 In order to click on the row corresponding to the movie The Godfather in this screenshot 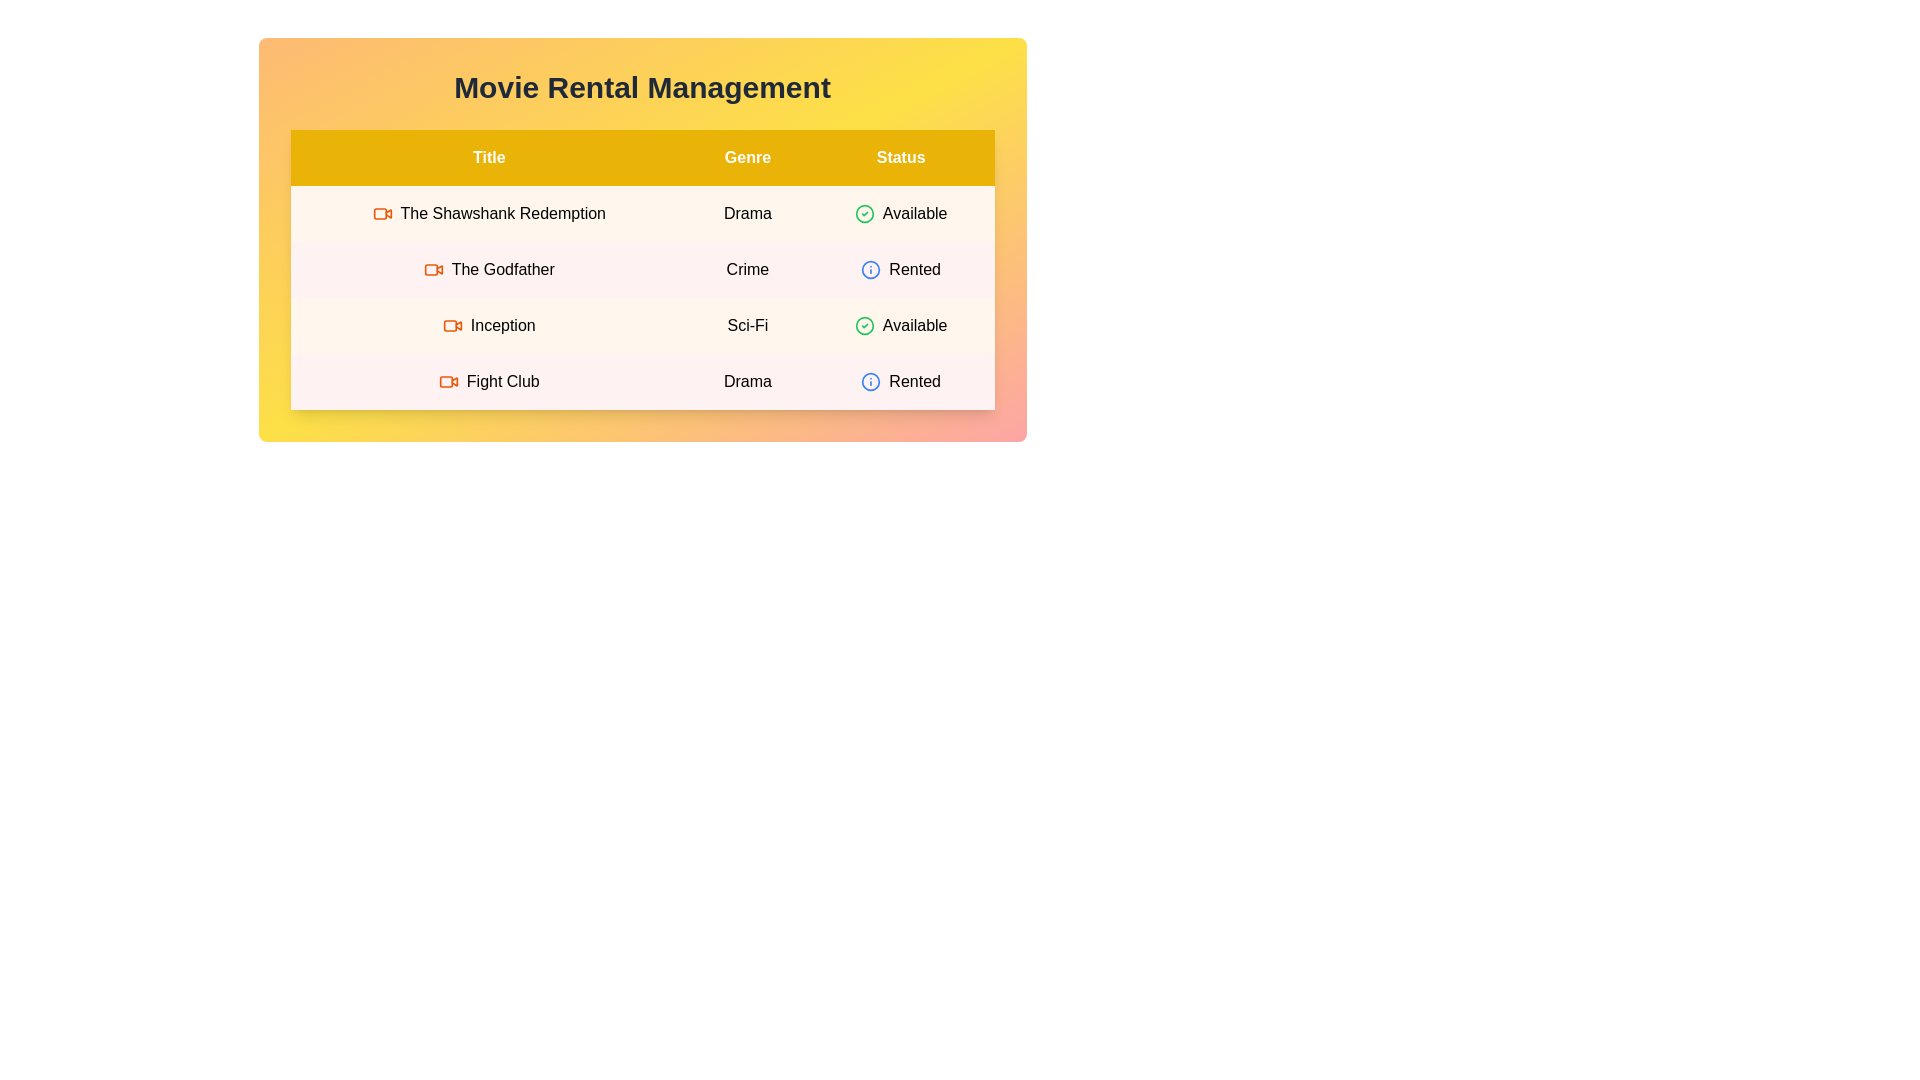, I will do `click(642, 270)`.